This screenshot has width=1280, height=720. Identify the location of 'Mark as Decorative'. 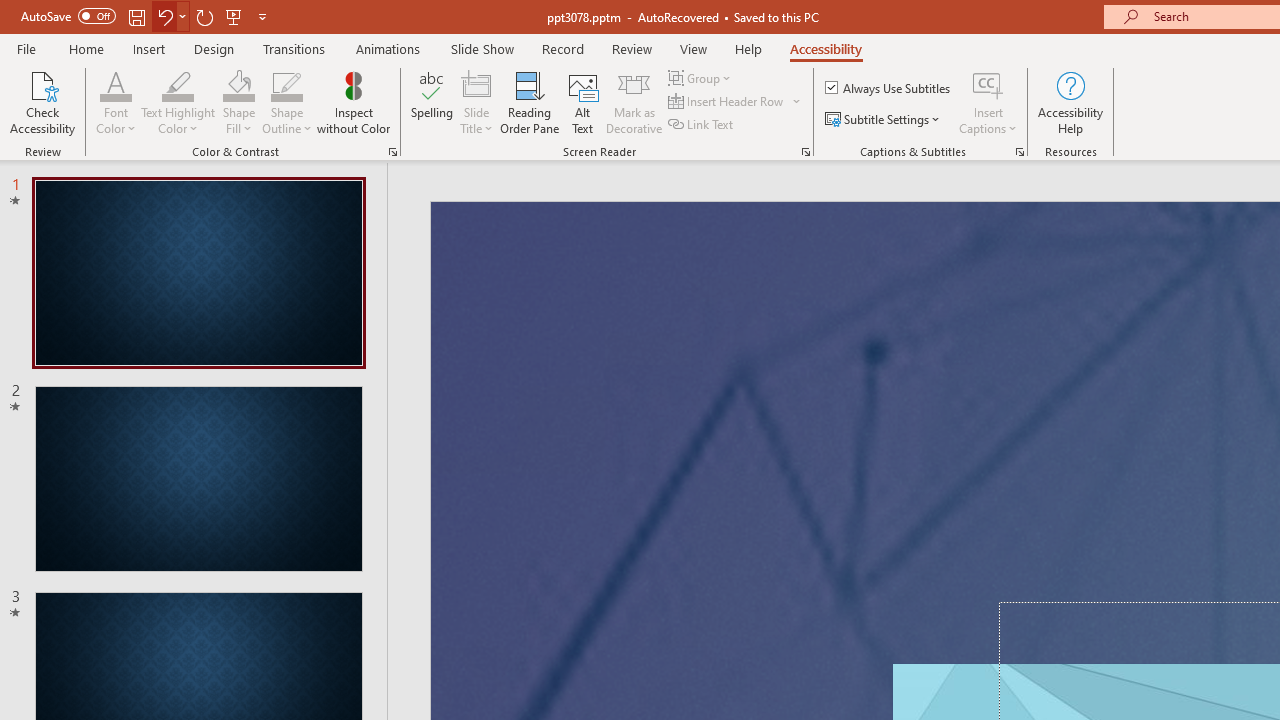
(633, 103).